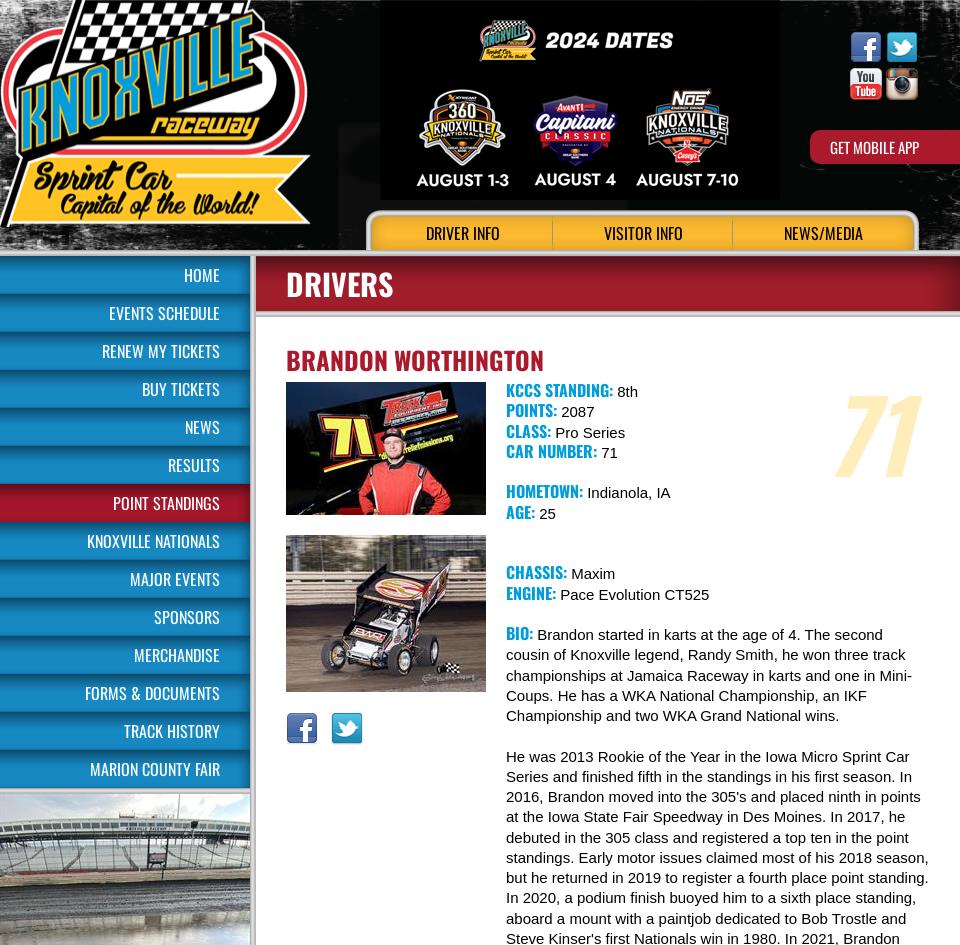 The width and height of the screenshot is (960, 945). Describe the element at coordinates (187, 615) in the screenshot. I see `'Sponsors'` at that location.